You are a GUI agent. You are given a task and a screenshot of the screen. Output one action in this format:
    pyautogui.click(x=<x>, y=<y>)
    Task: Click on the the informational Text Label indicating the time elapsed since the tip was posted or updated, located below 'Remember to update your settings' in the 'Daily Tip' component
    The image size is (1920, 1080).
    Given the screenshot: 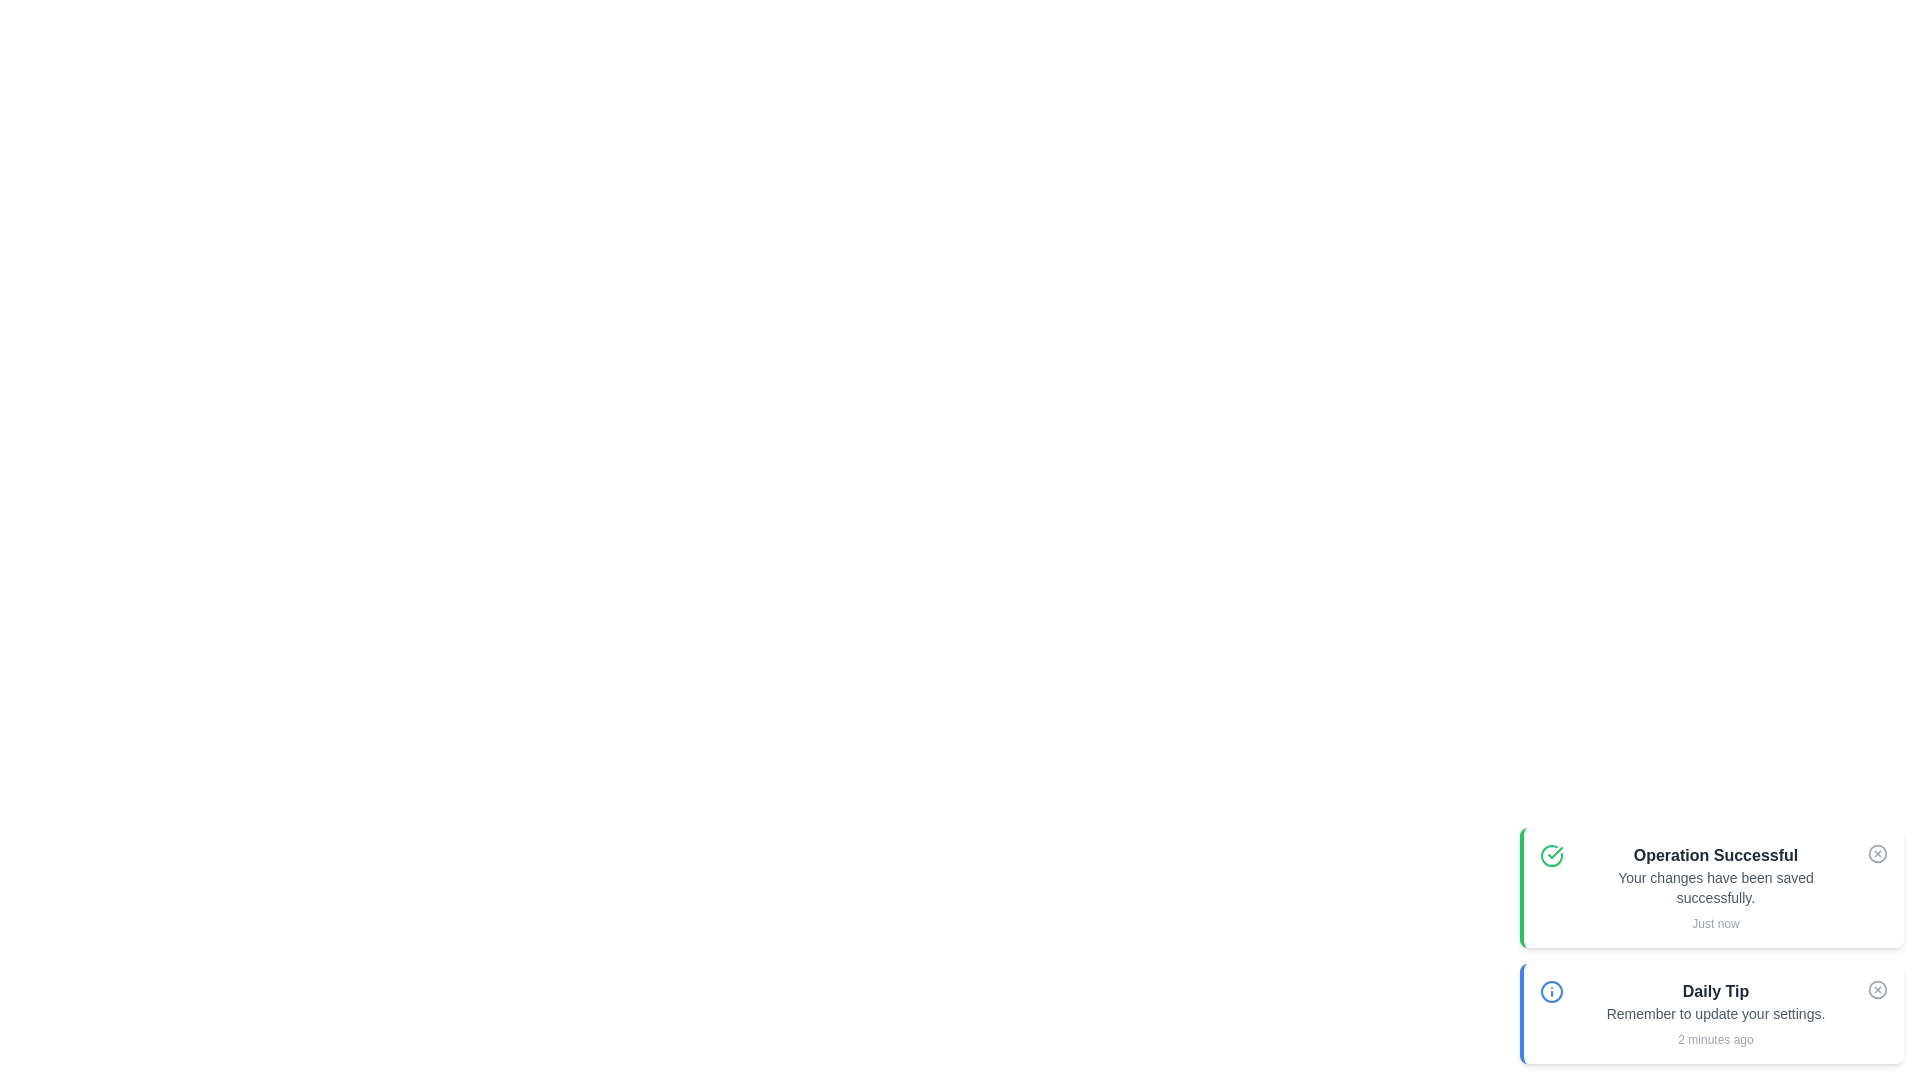 What is the action you would take?
    pyautogui.click(x=1715, y=1039)
    